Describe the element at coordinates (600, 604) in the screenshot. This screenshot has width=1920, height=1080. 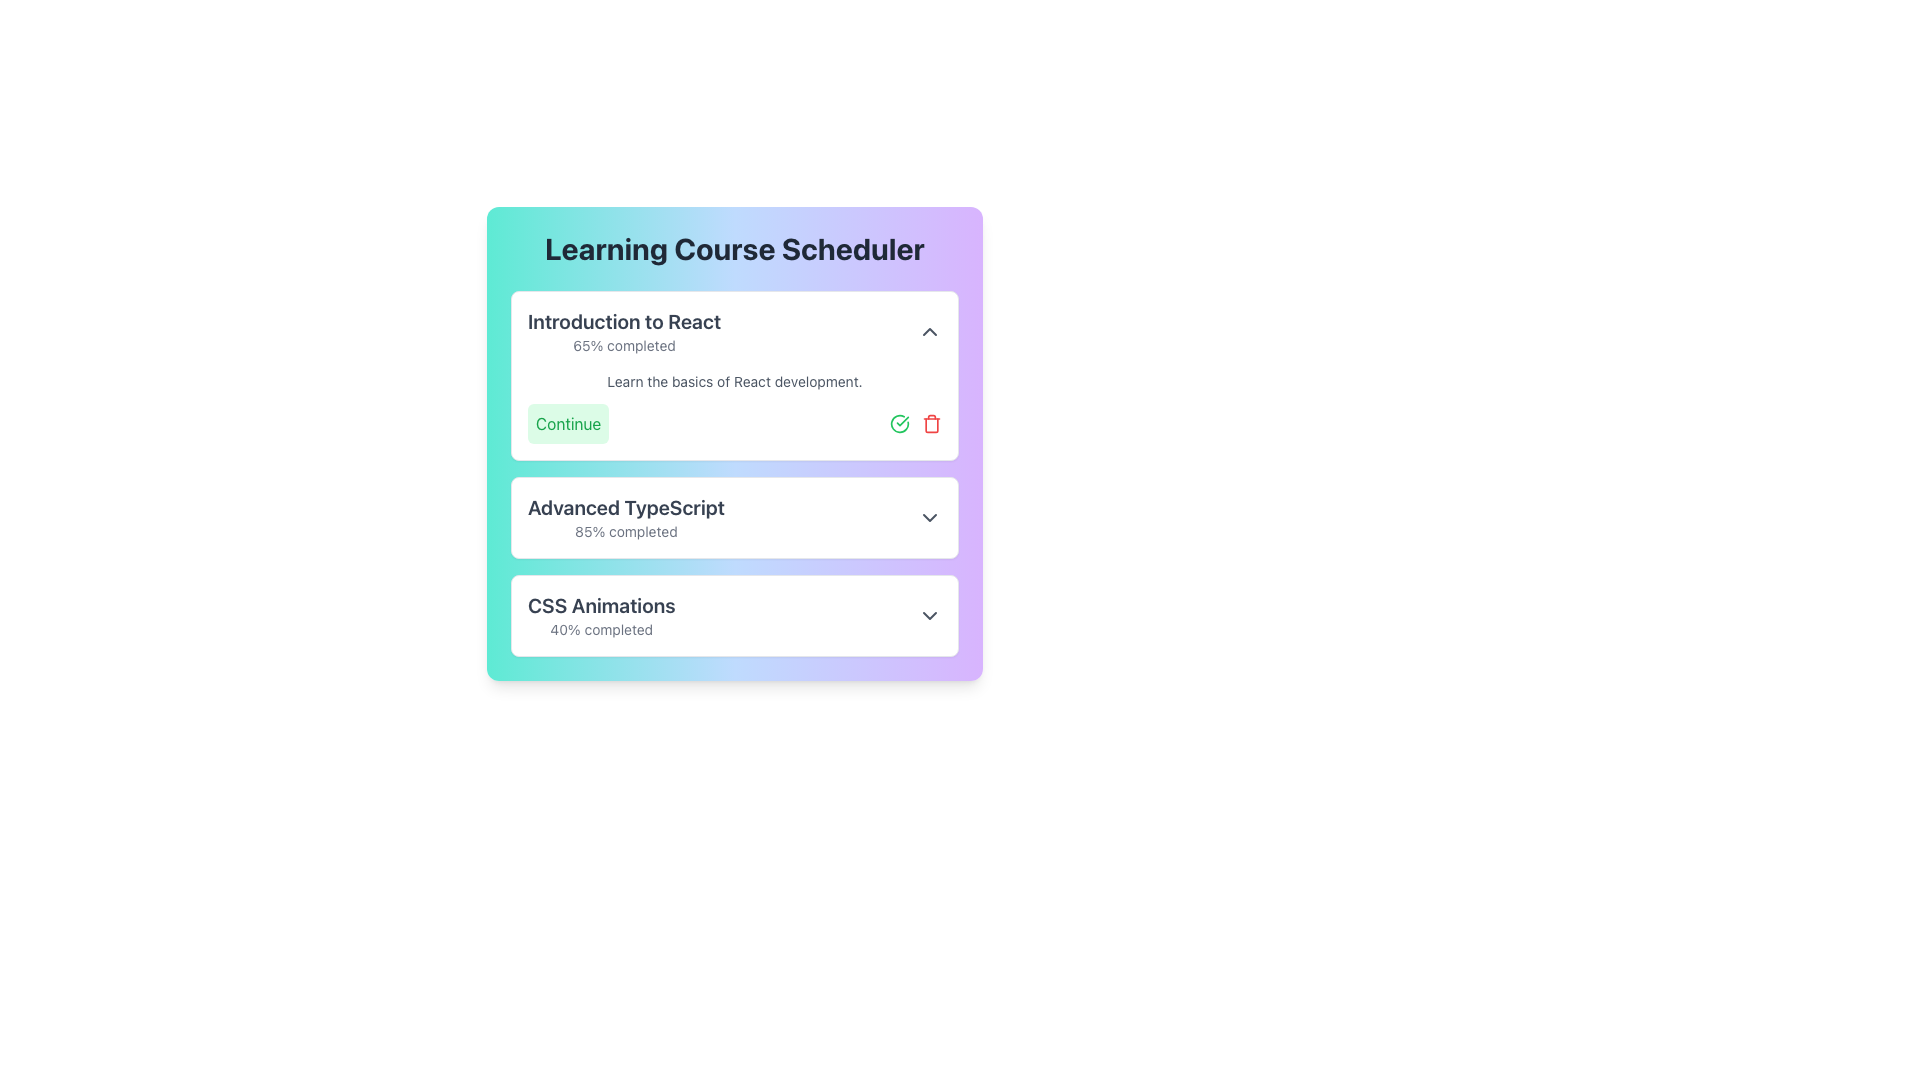
I see `the text label displaying 'CSS Animations', which is in bold dark gray font at the top of the third card in the 'Learning Course Scheduler' module` at that location.